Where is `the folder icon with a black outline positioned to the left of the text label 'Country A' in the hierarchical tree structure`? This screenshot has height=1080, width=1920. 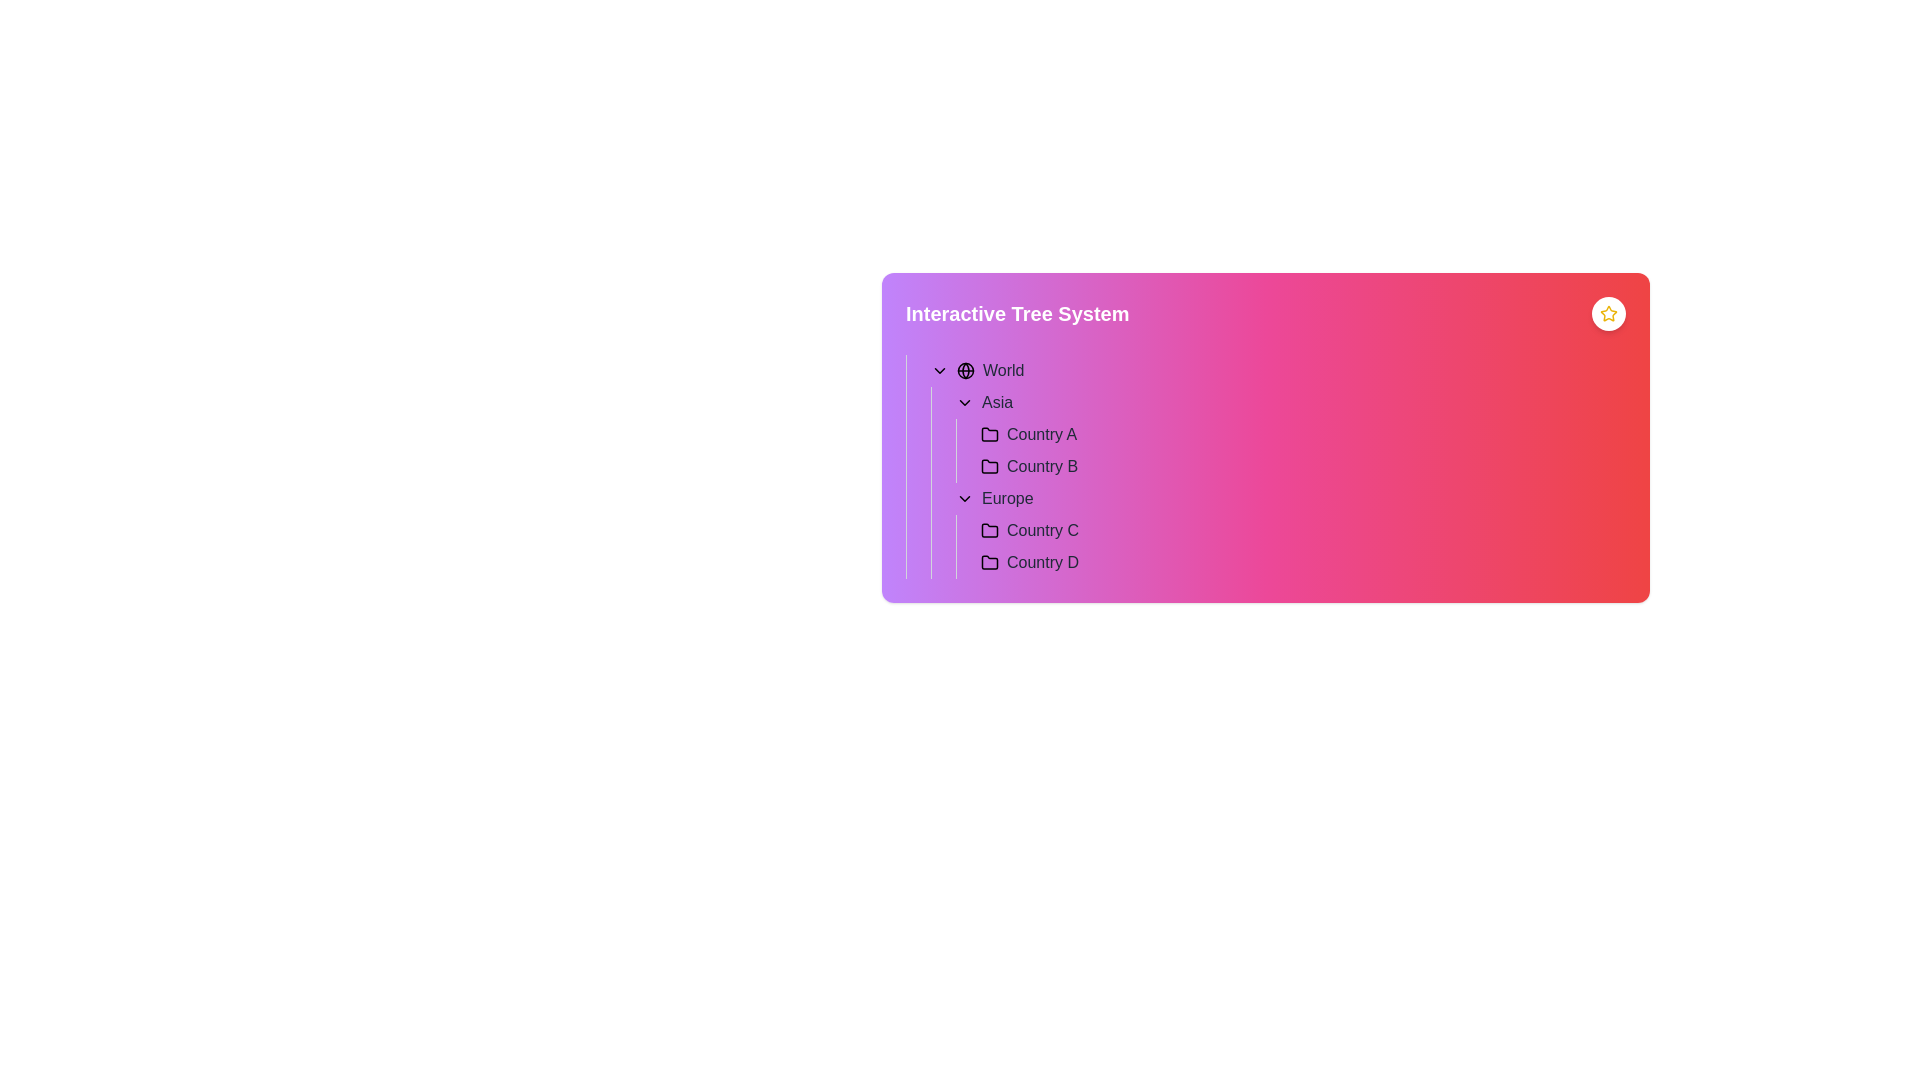 the folder icon with a black outline positioned to the left of the text label 'Country A' in the hierarchical tree structure is located at coordinates (989, 434).